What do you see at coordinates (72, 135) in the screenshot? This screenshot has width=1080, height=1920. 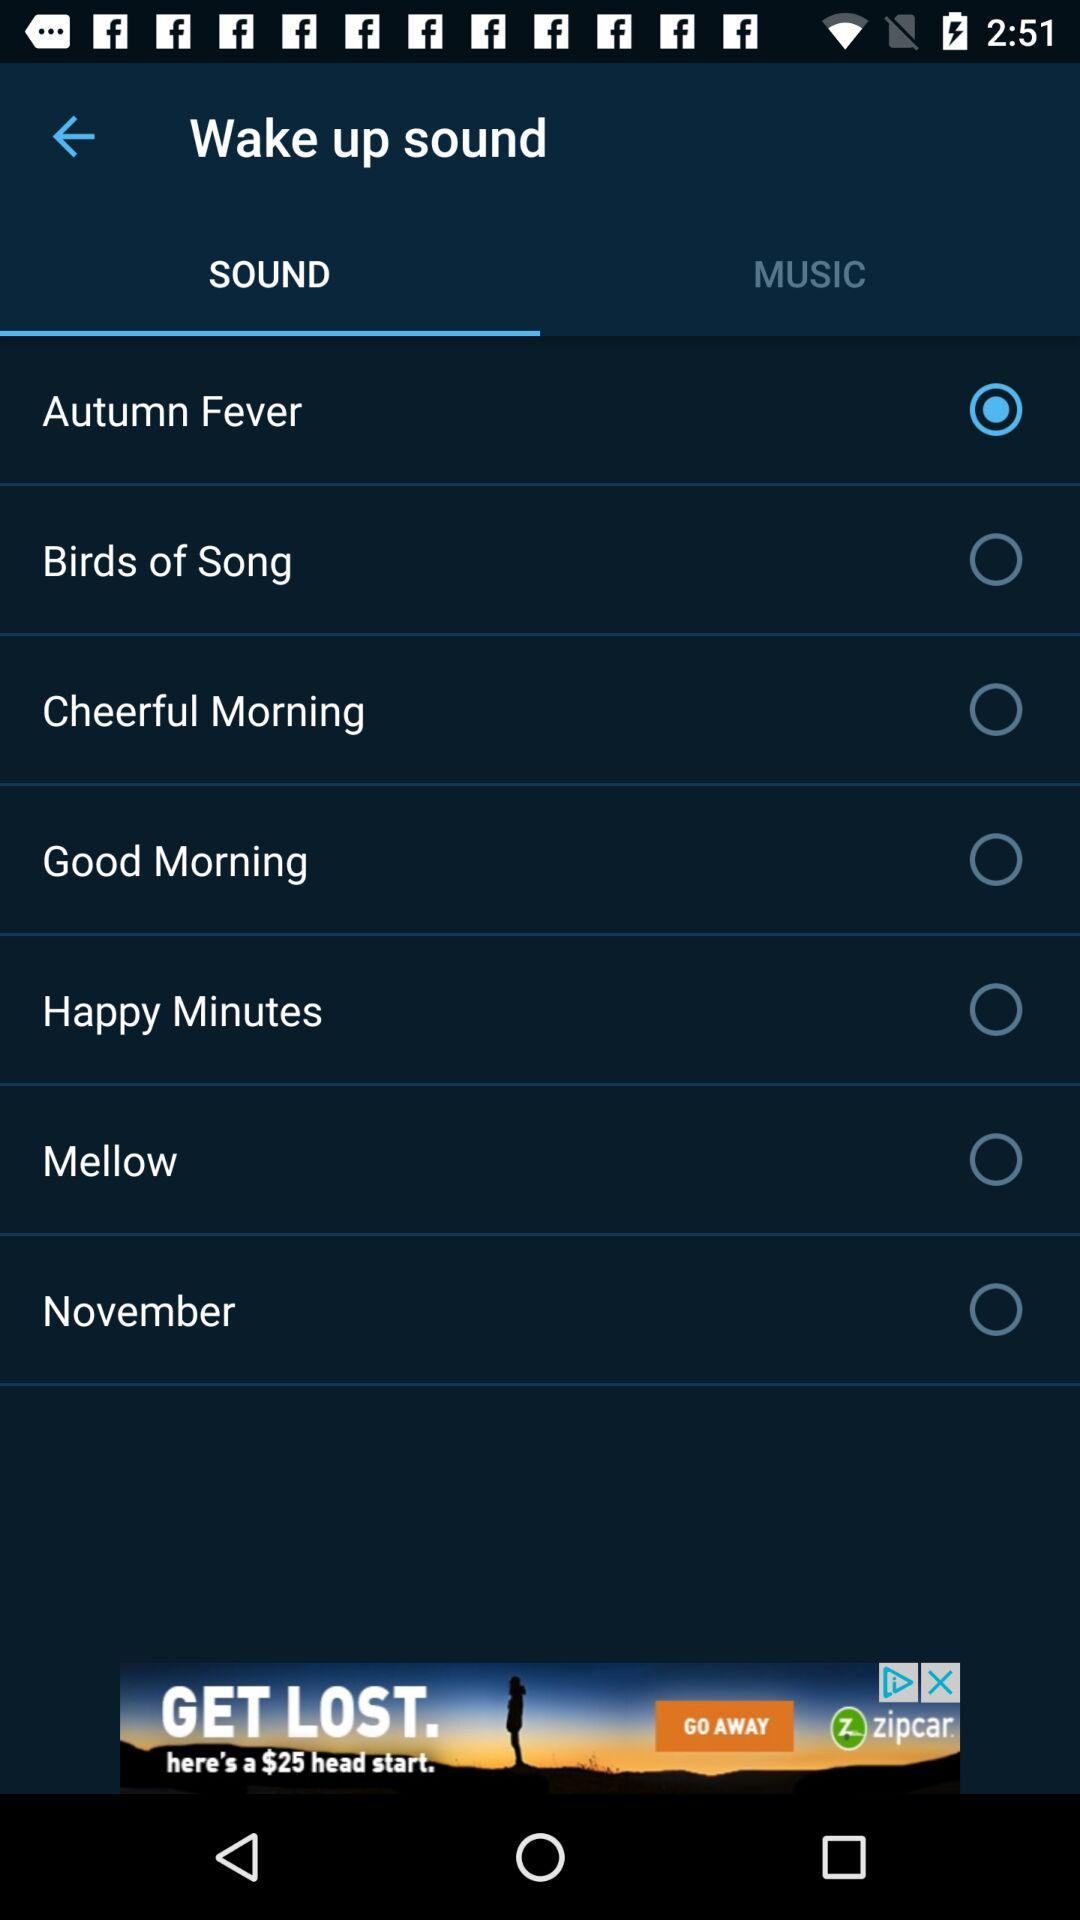 I see `the item above autumn fever item` at bounding box center [72, 135].